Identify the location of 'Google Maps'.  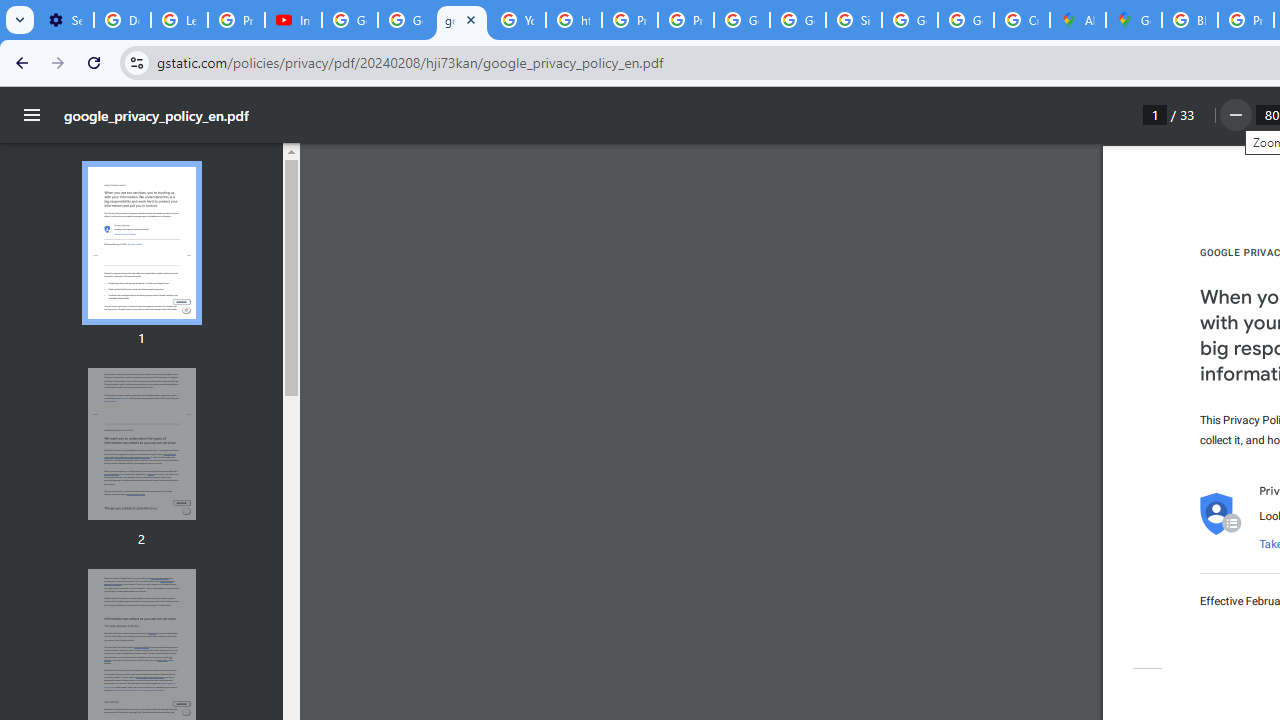
(1134, 20).